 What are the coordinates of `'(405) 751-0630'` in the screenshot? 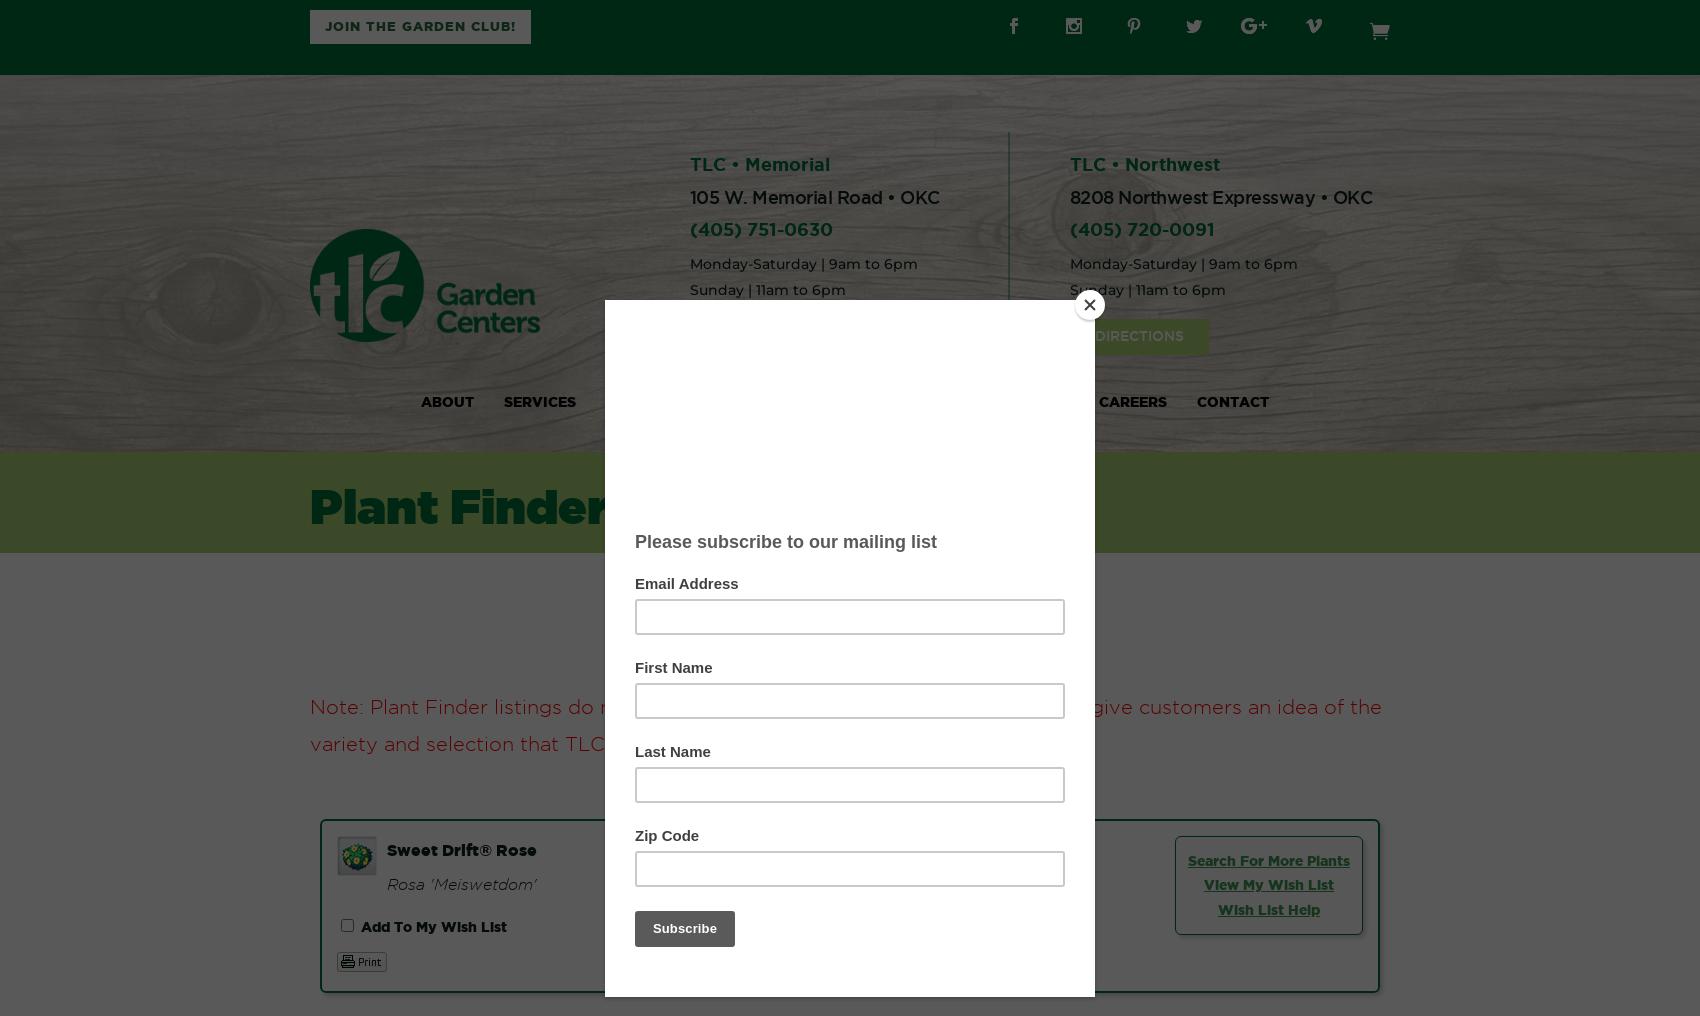 It's located at (759, 229).